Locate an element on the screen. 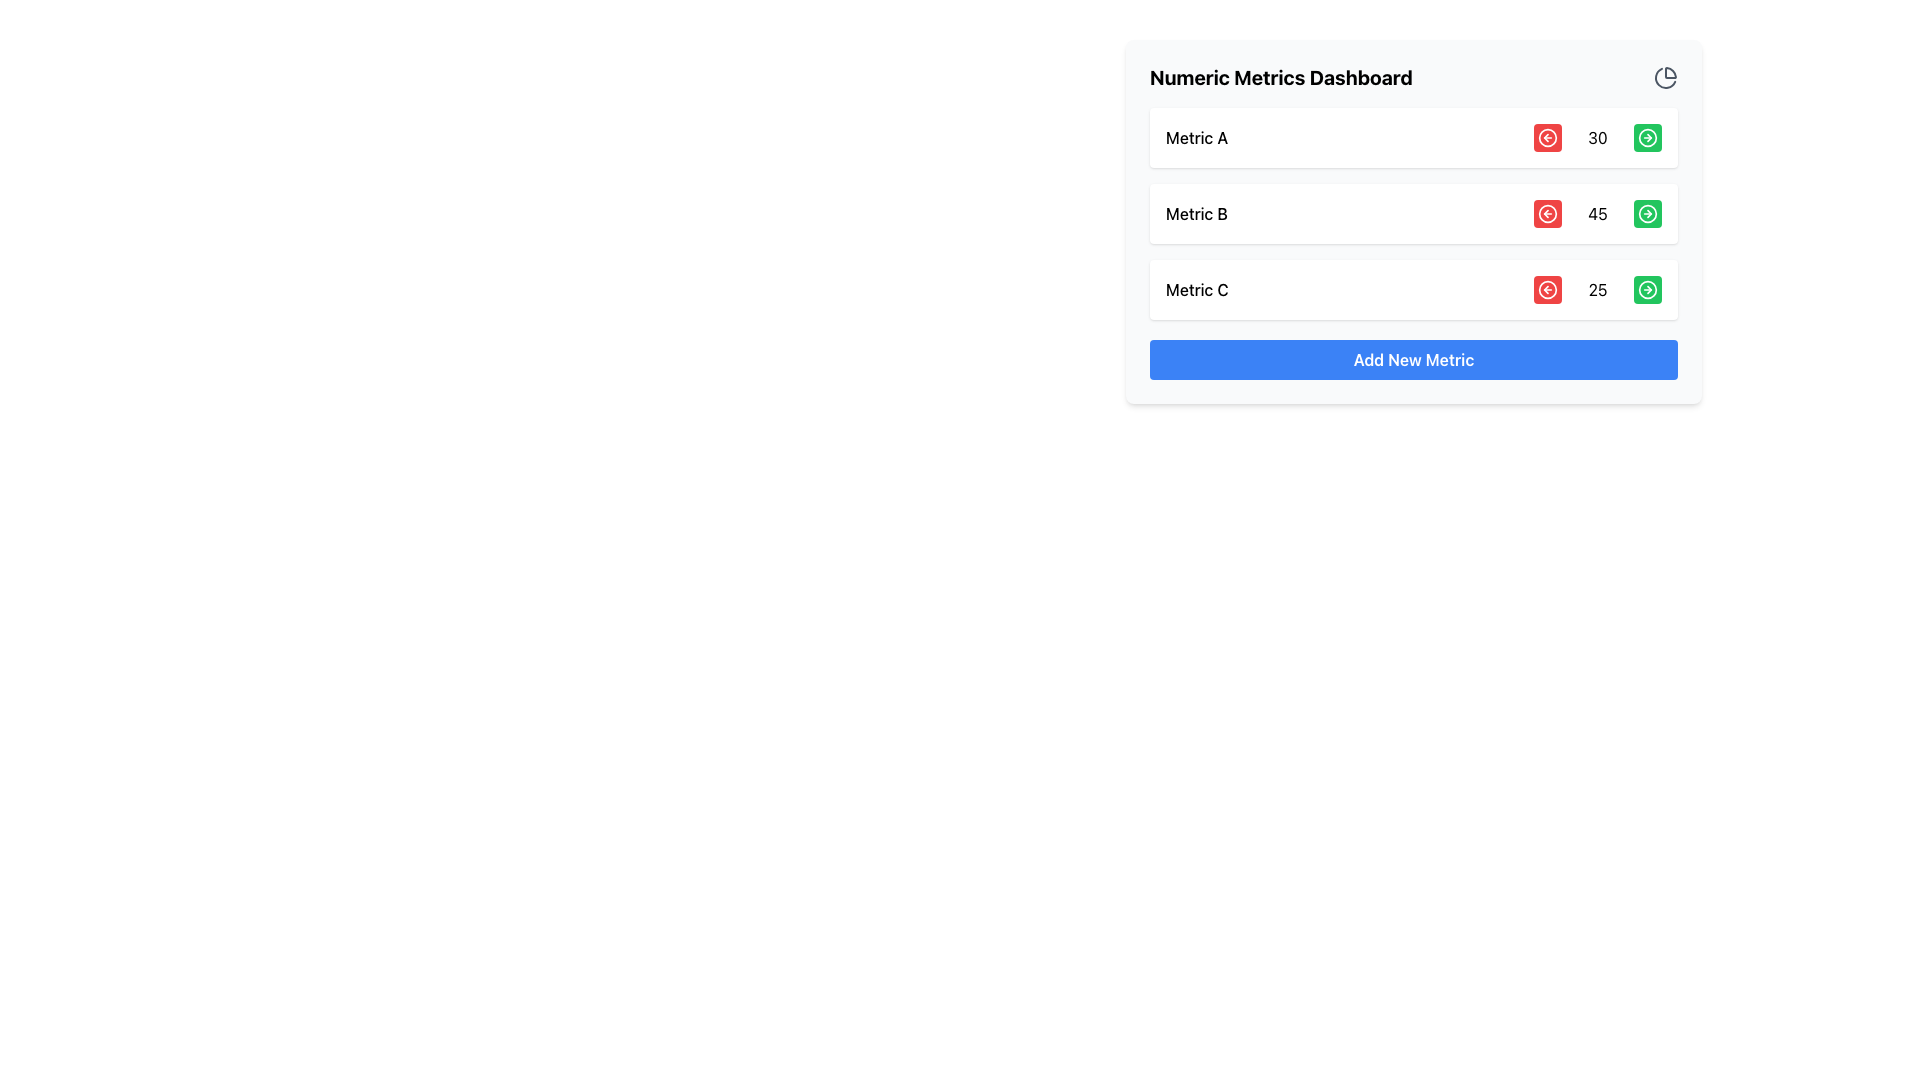 This screenshot has width=1920, height=1080. the button that confirms or proceeds with the numeric value '30', positioned at the far right end of the first row in a vertically stacked list is located at coordinates (1647, 137).